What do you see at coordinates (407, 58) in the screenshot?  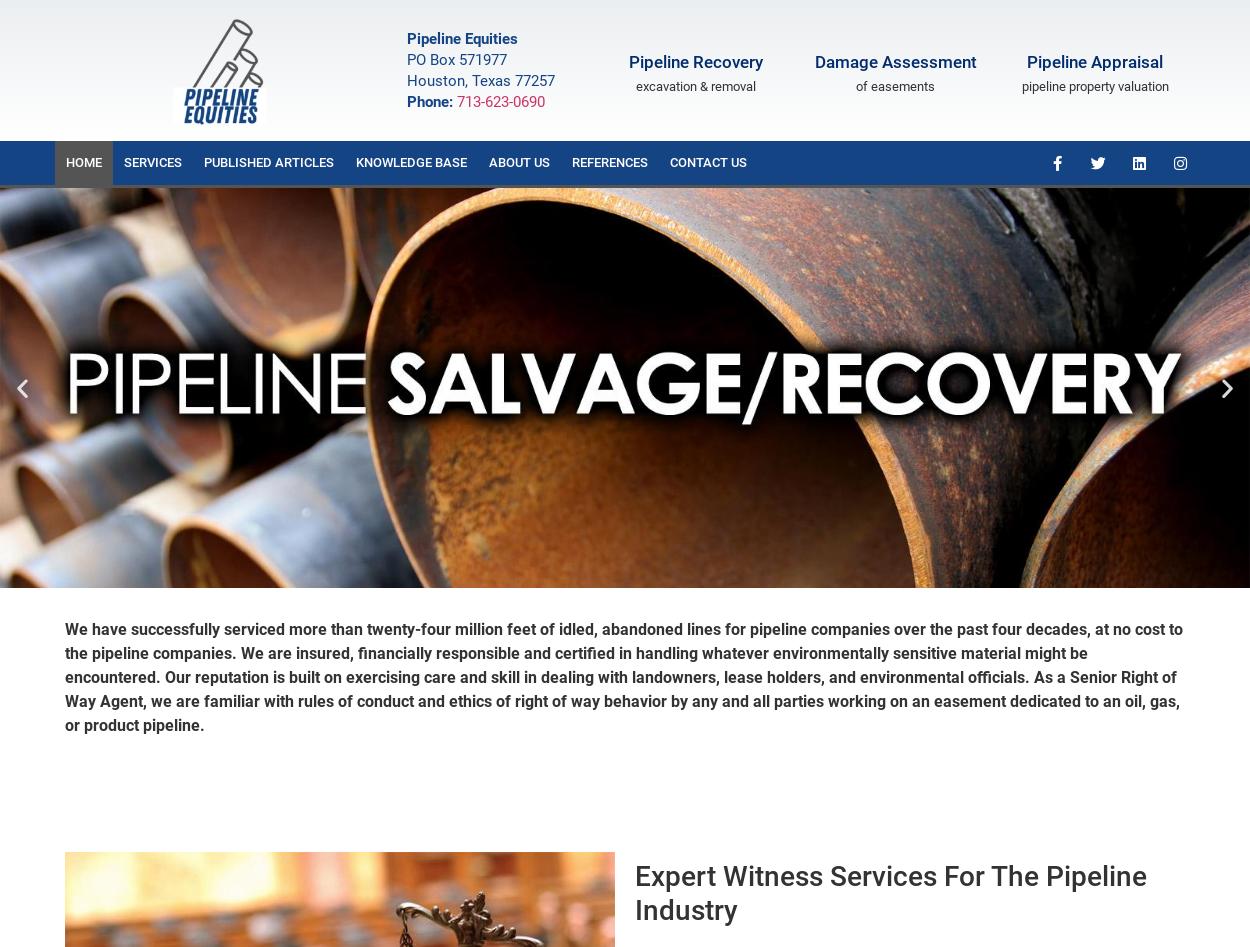 I see `'PO Box 571977'` at bounding box center [407, 58].